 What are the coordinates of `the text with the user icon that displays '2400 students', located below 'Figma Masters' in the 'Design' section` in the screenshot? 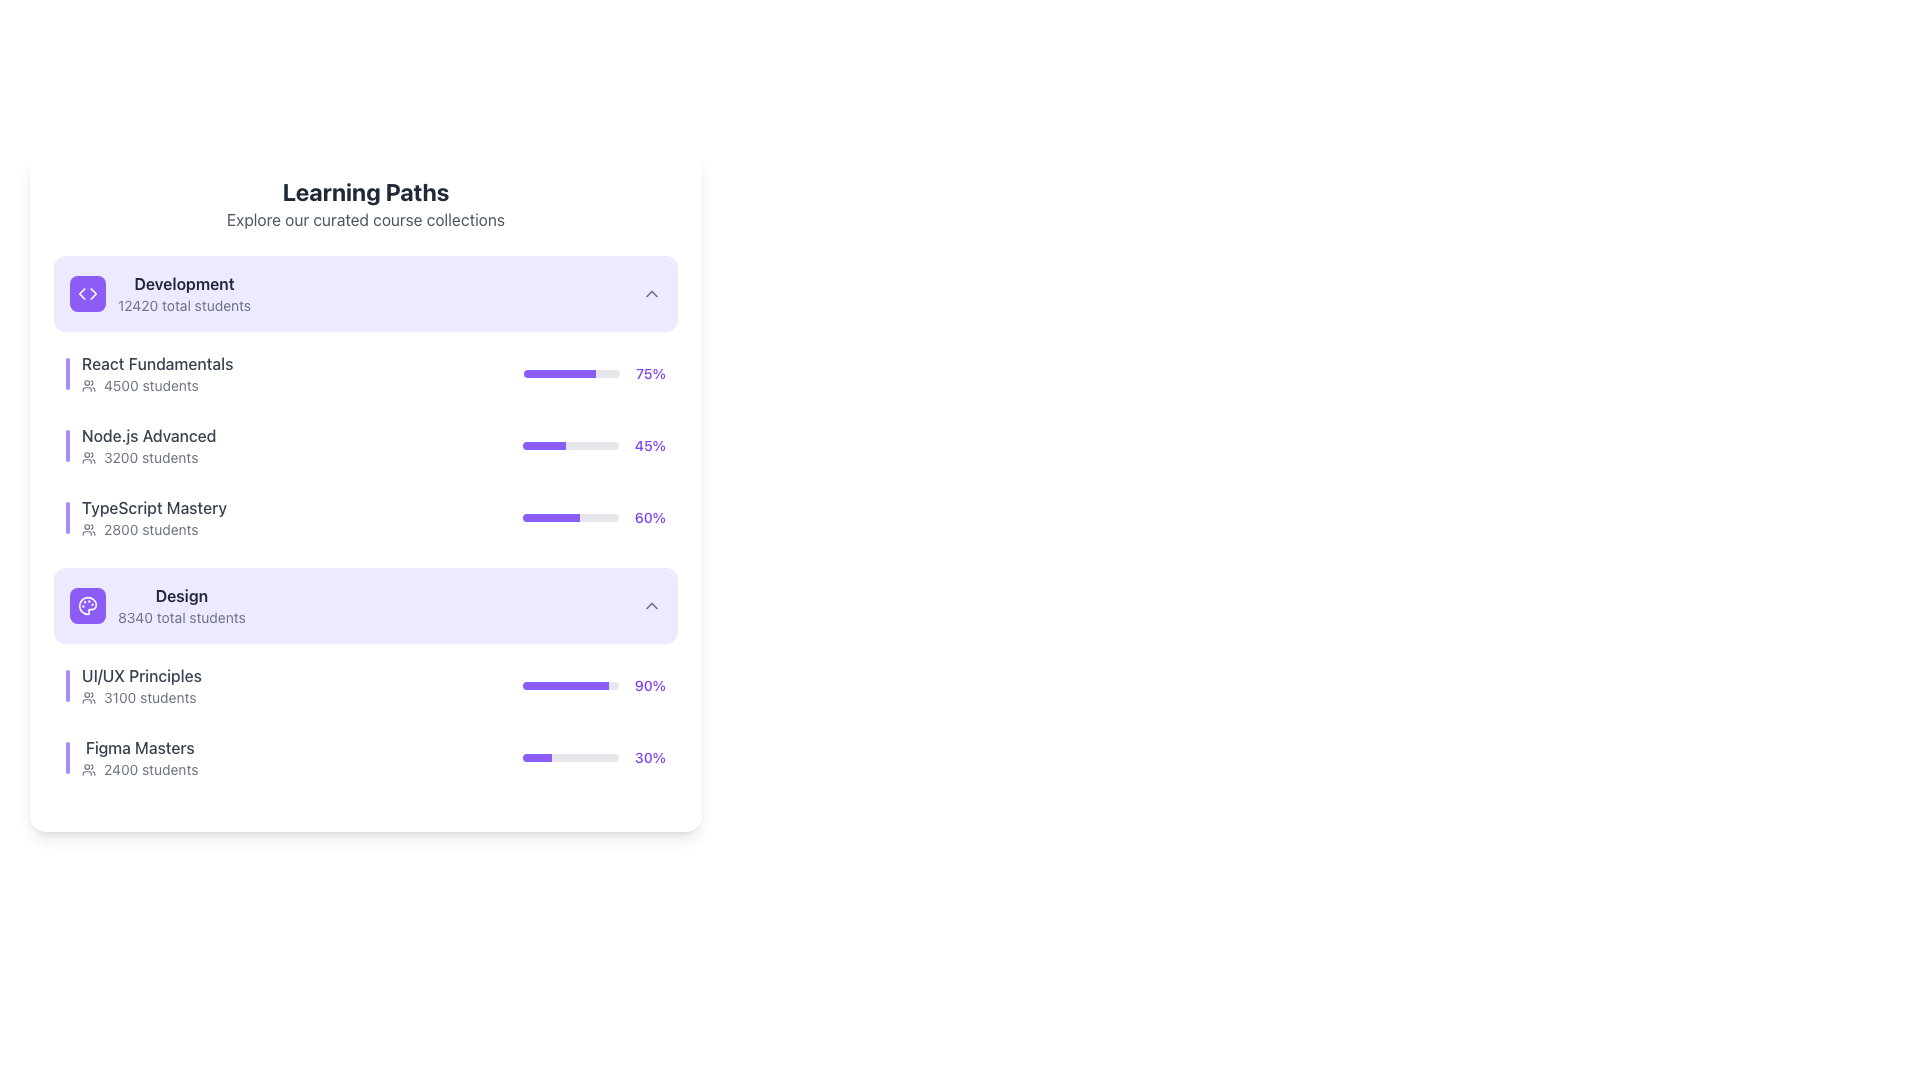 It's located at (139, 769).